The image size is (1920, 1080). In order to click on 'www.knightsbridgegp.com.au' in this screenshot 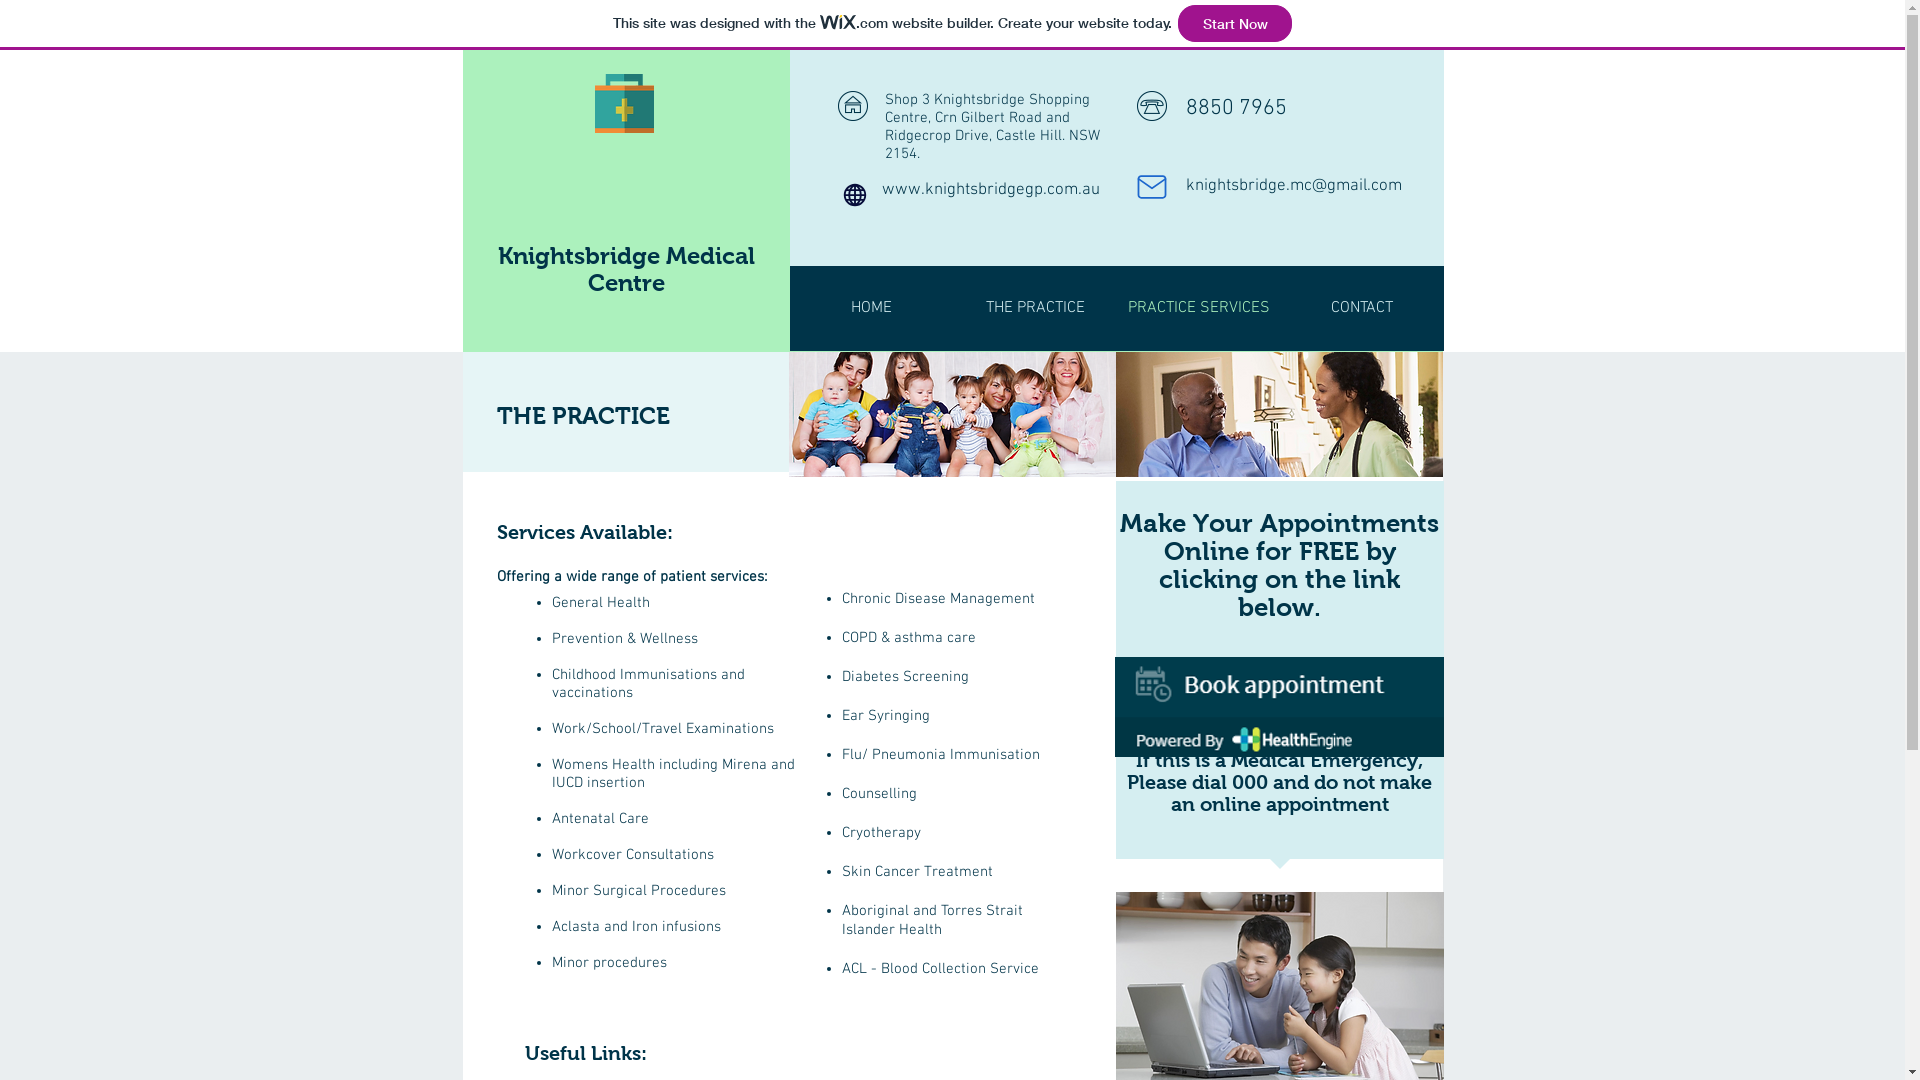, I will do `click(990, 189)`.